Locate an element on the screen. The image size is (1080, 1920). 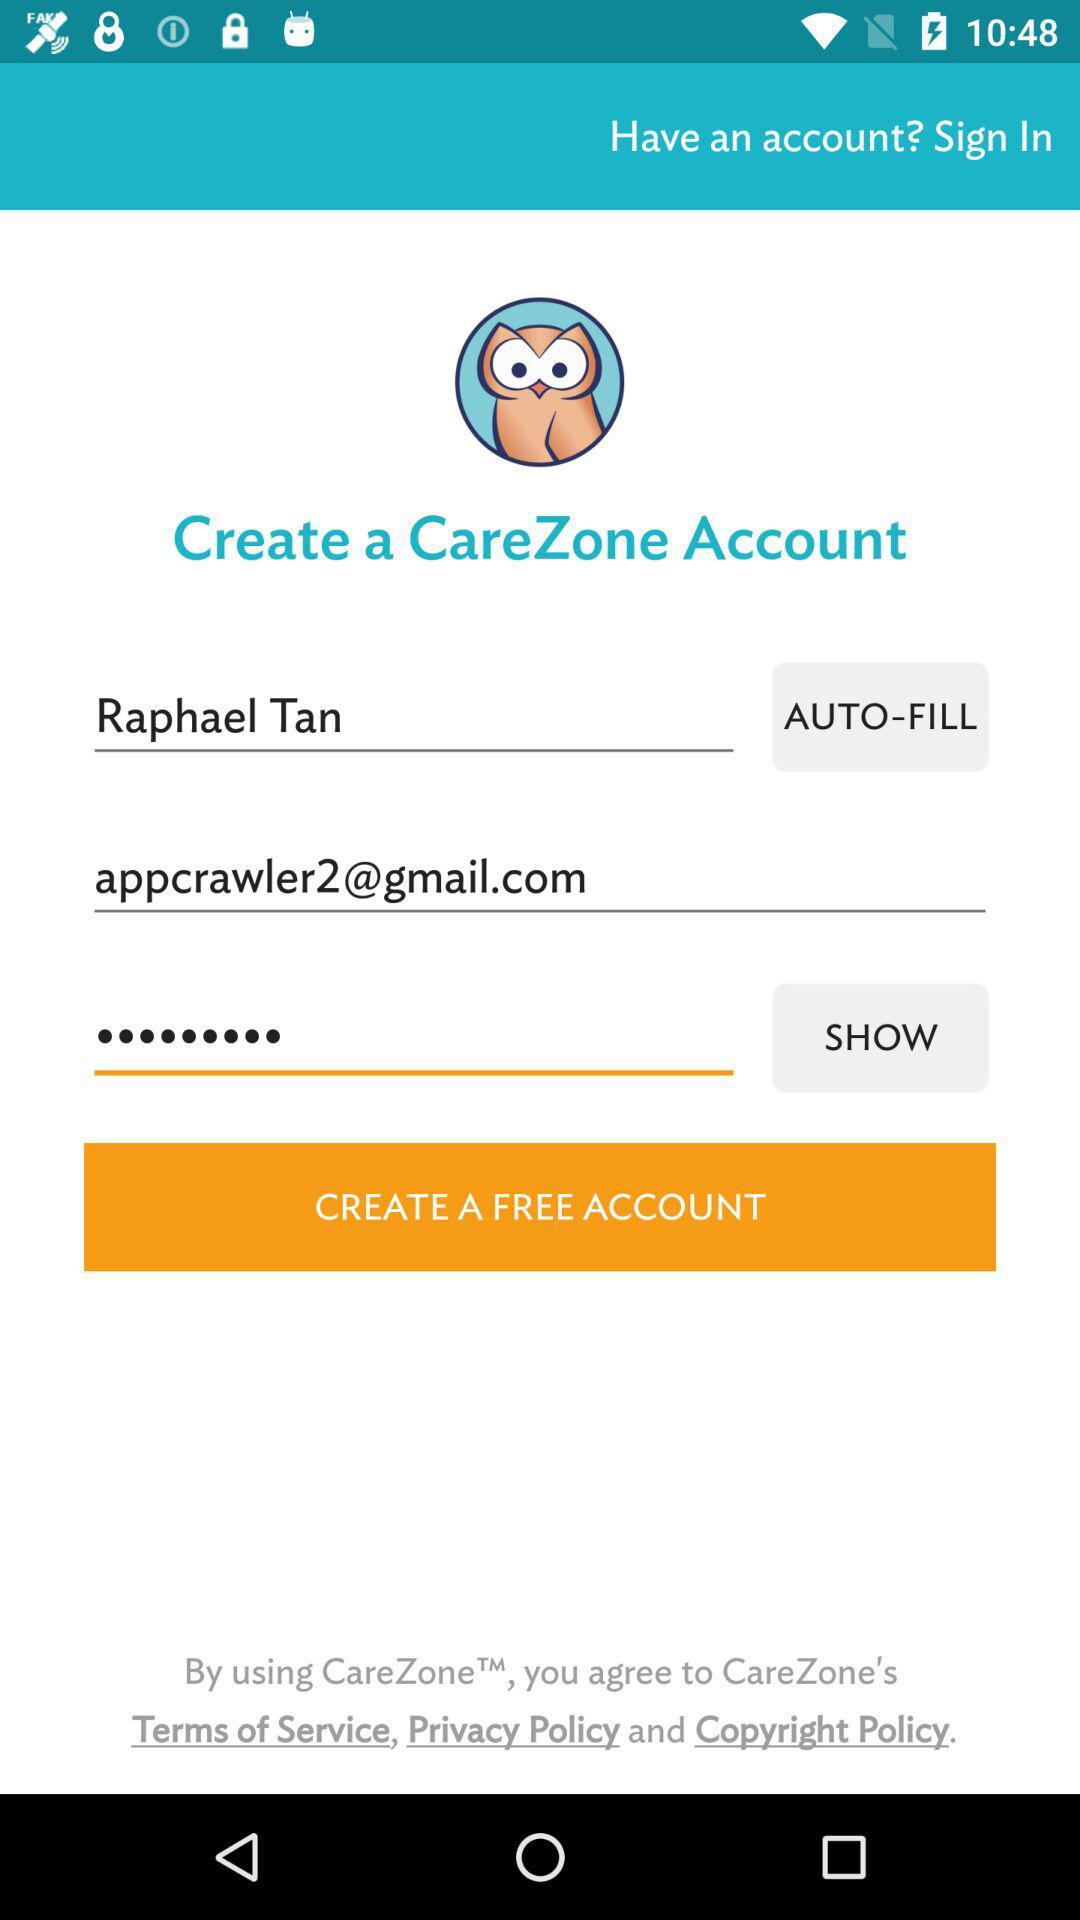
item below create a carezone item is located at coordinates (879, 716).